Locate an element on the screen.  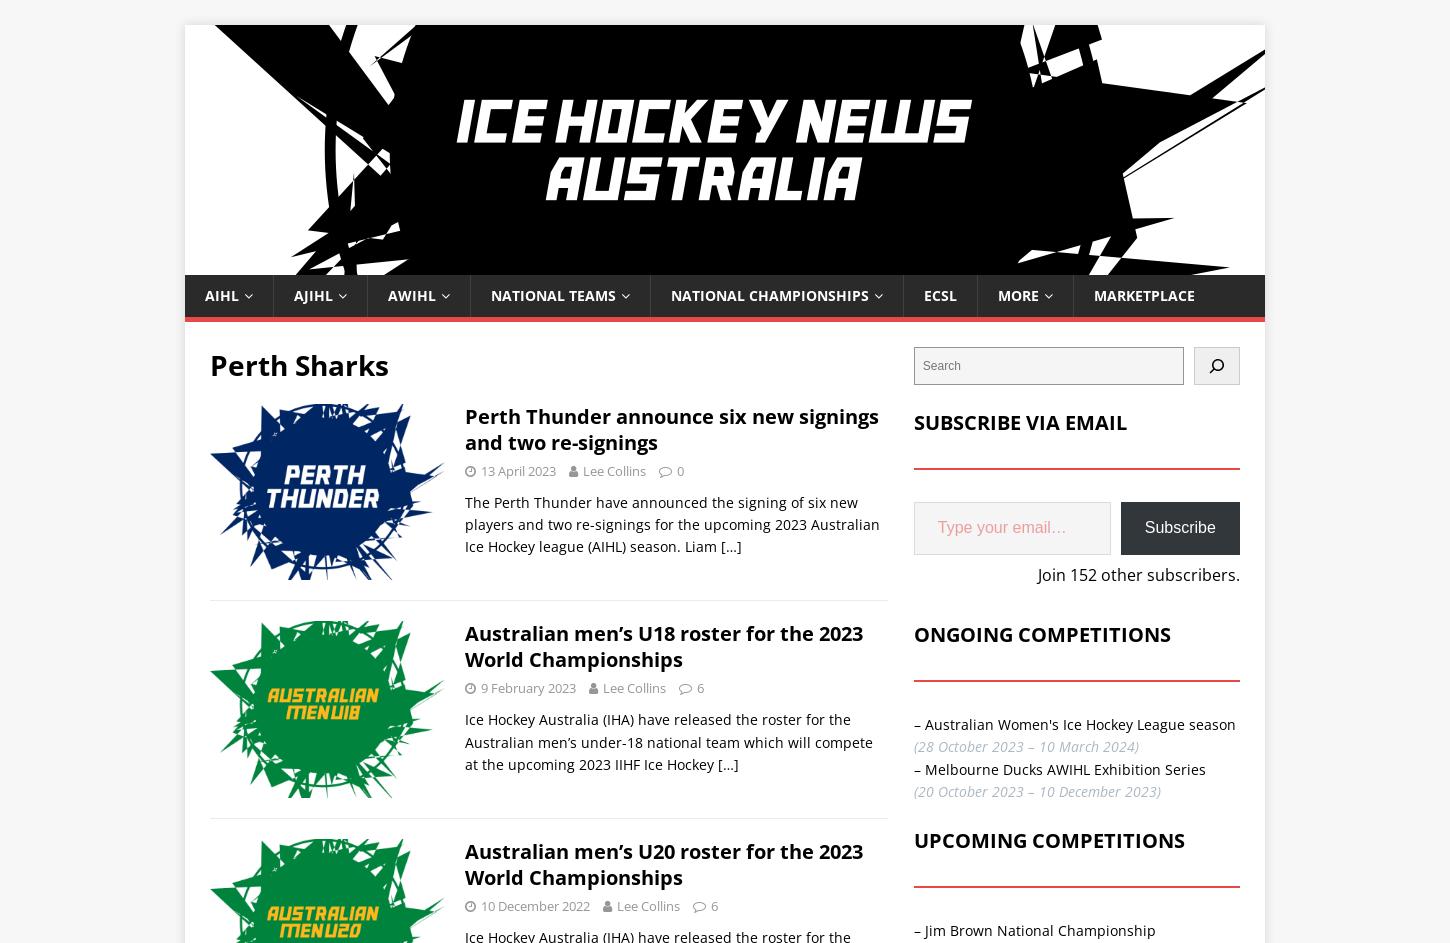
'13 April 2023' is located at coordinates (518, 469).